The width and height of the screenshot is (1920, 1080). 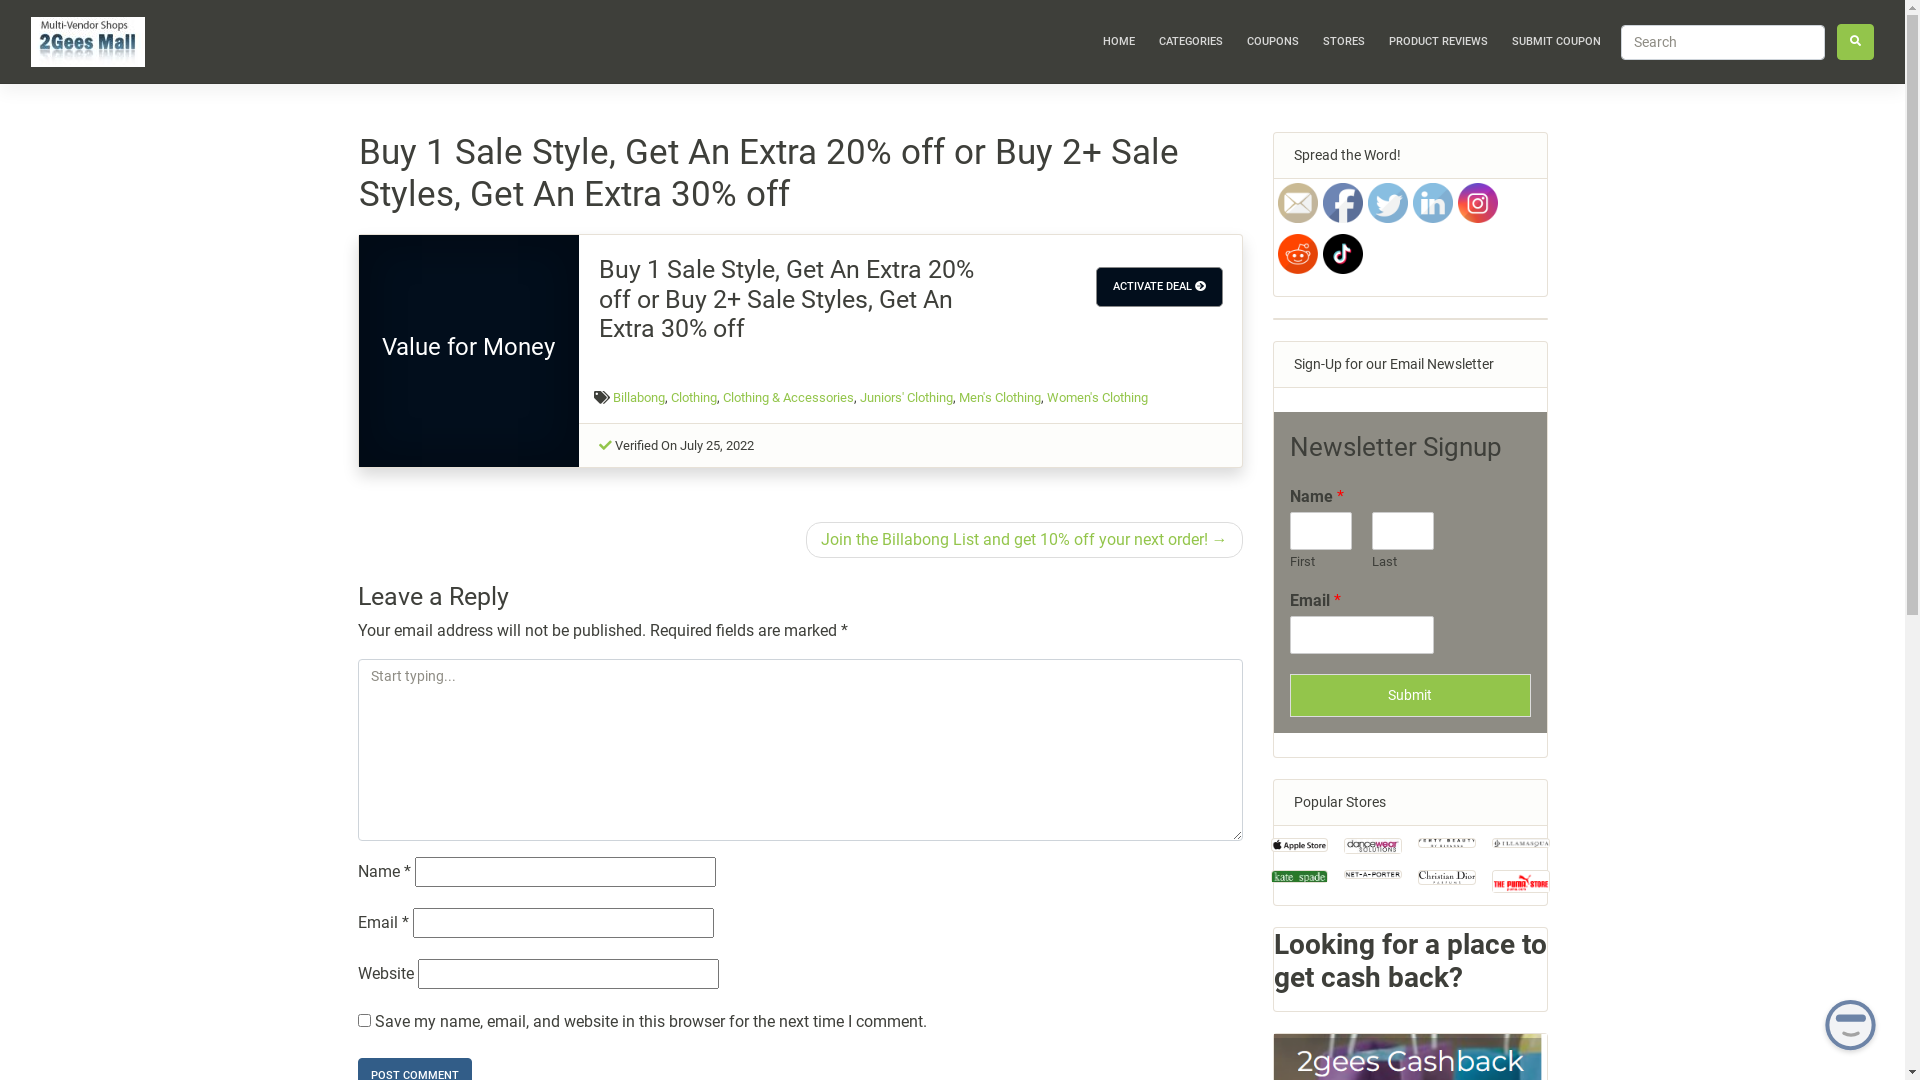 What do you see at coordinates (1117, 42) in the screenshot?
I see `'HOME'` at bounding box center [1117, 42].